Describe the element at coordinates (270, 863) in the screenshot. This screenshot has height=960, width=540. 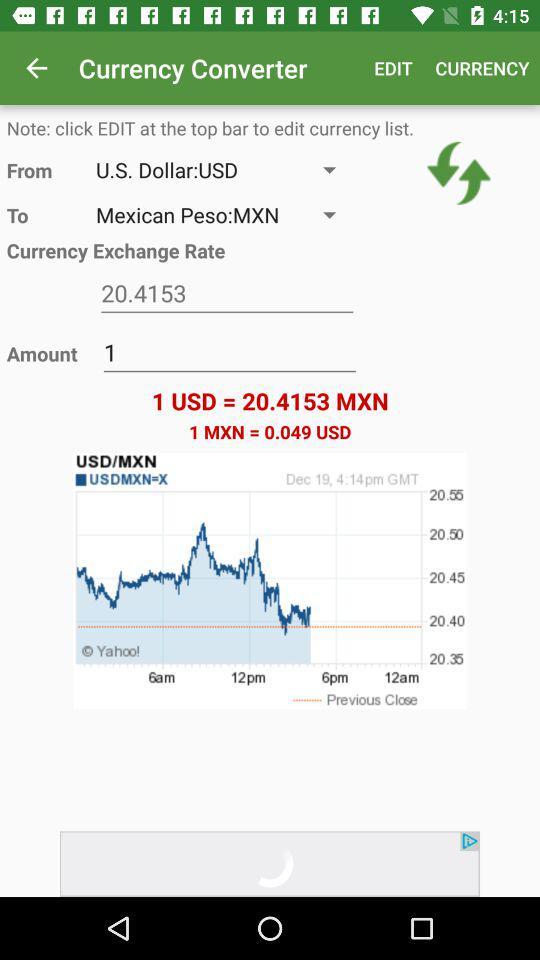
I see `move forward` at that location.